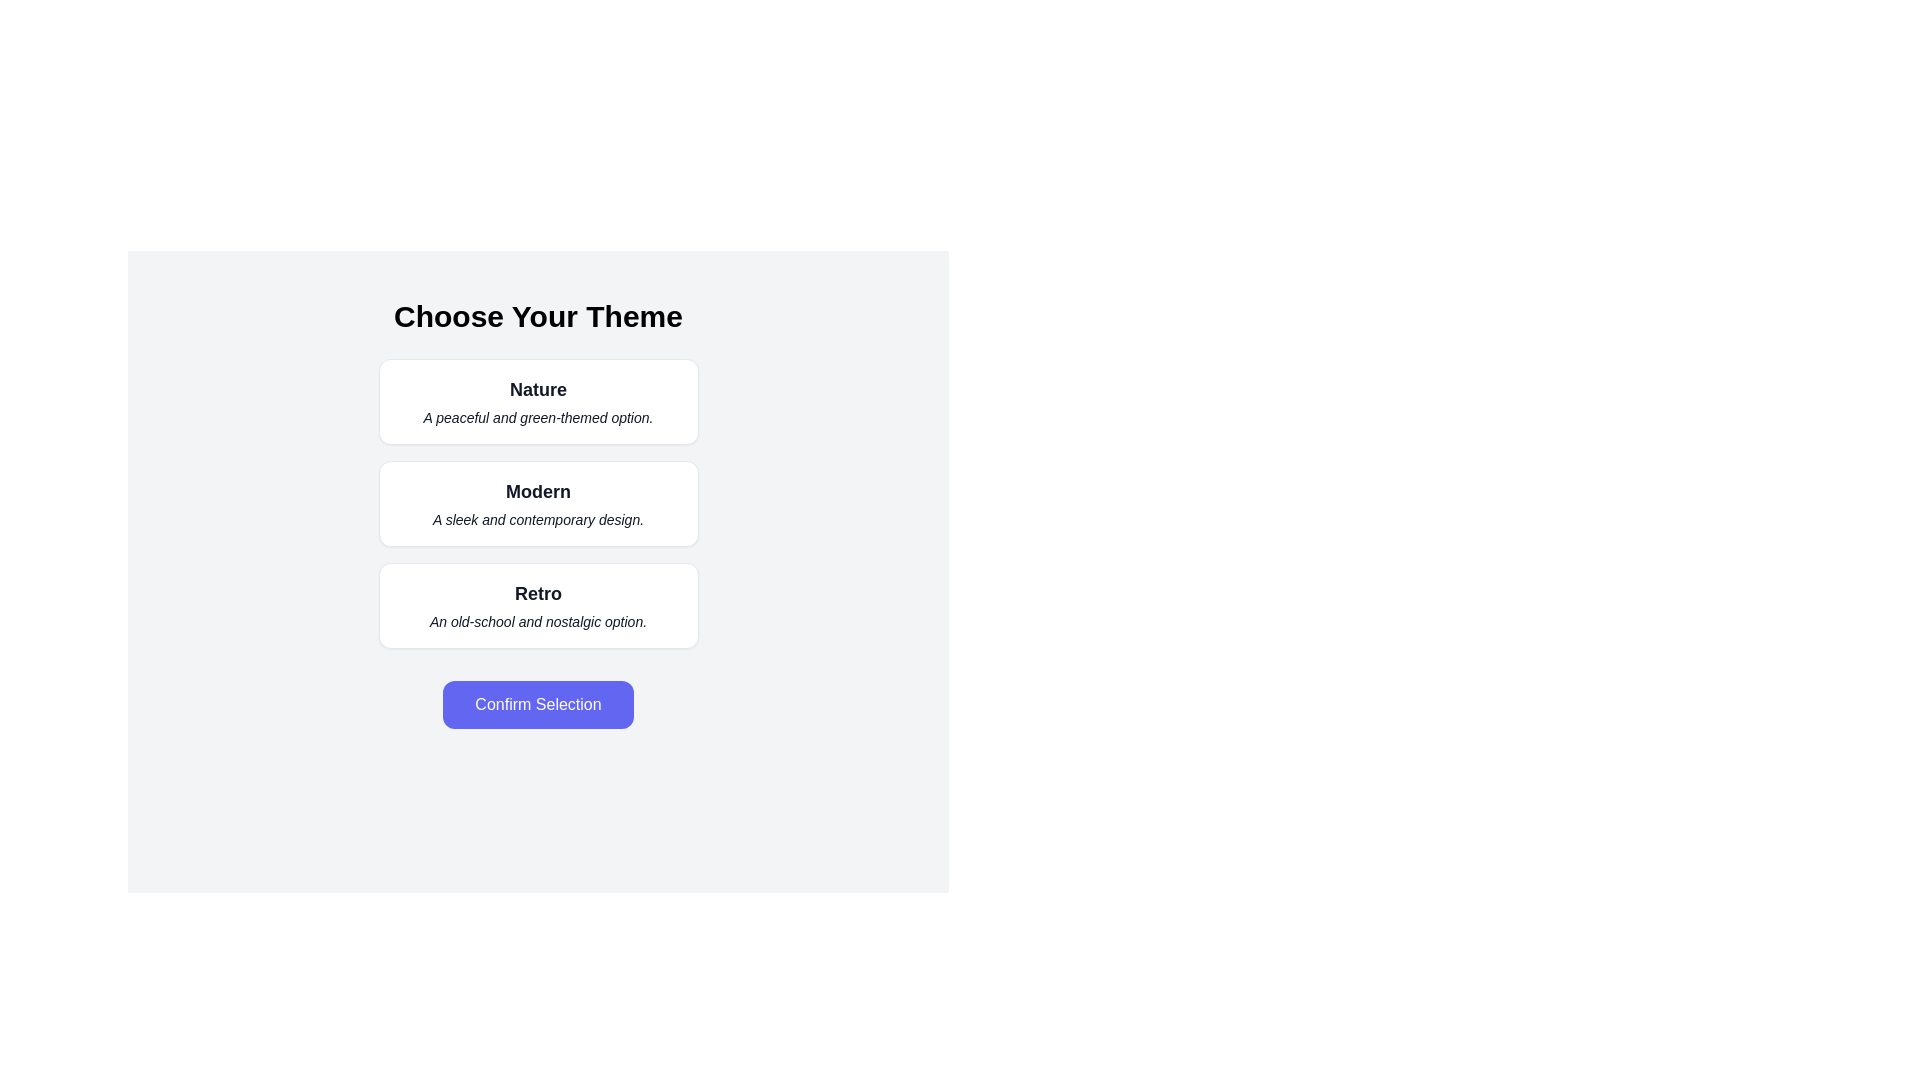  Describe the element at coordinates (538, 519) in the screenshot. I see `small italicized text label that says 'A sleek and contemporary design.' located below the bold title 'Modern.'` at that location.